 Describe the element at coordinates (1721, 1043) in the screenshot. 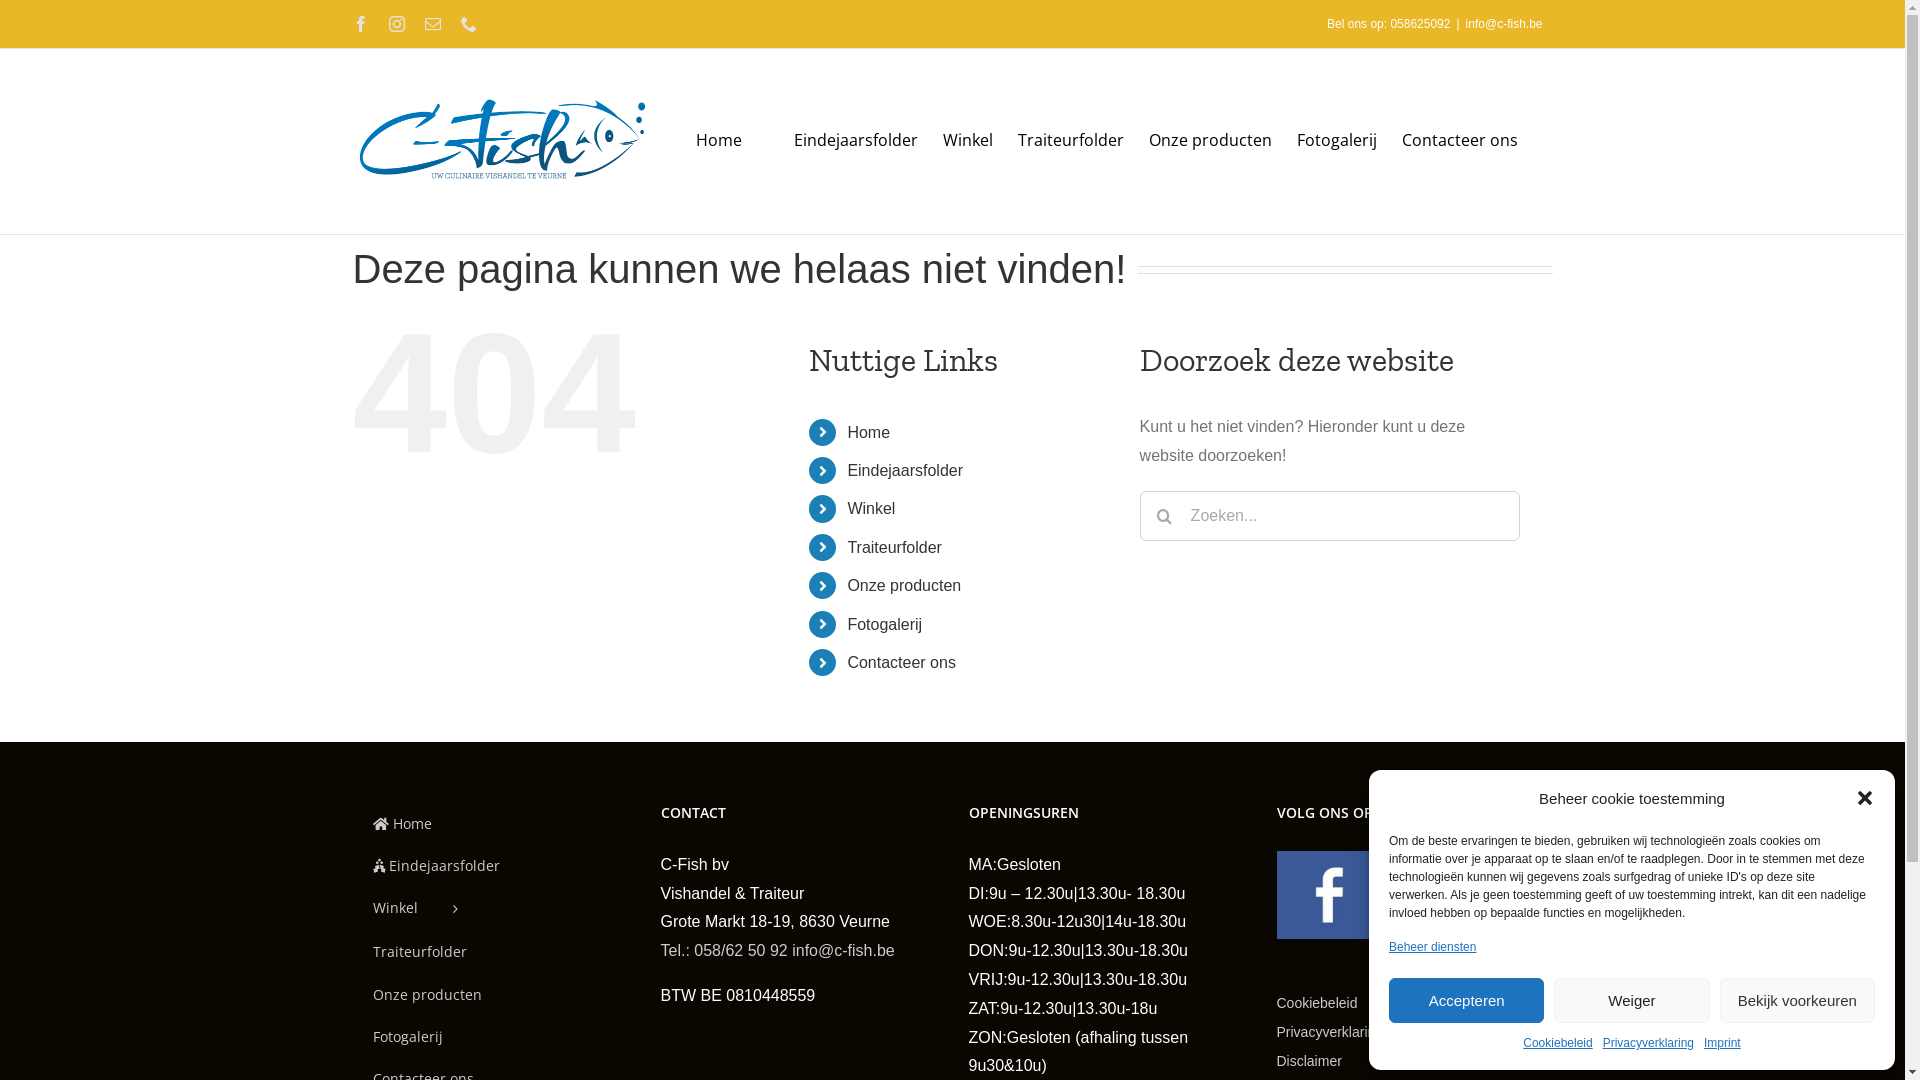

I see `'Imprint'` at that location.